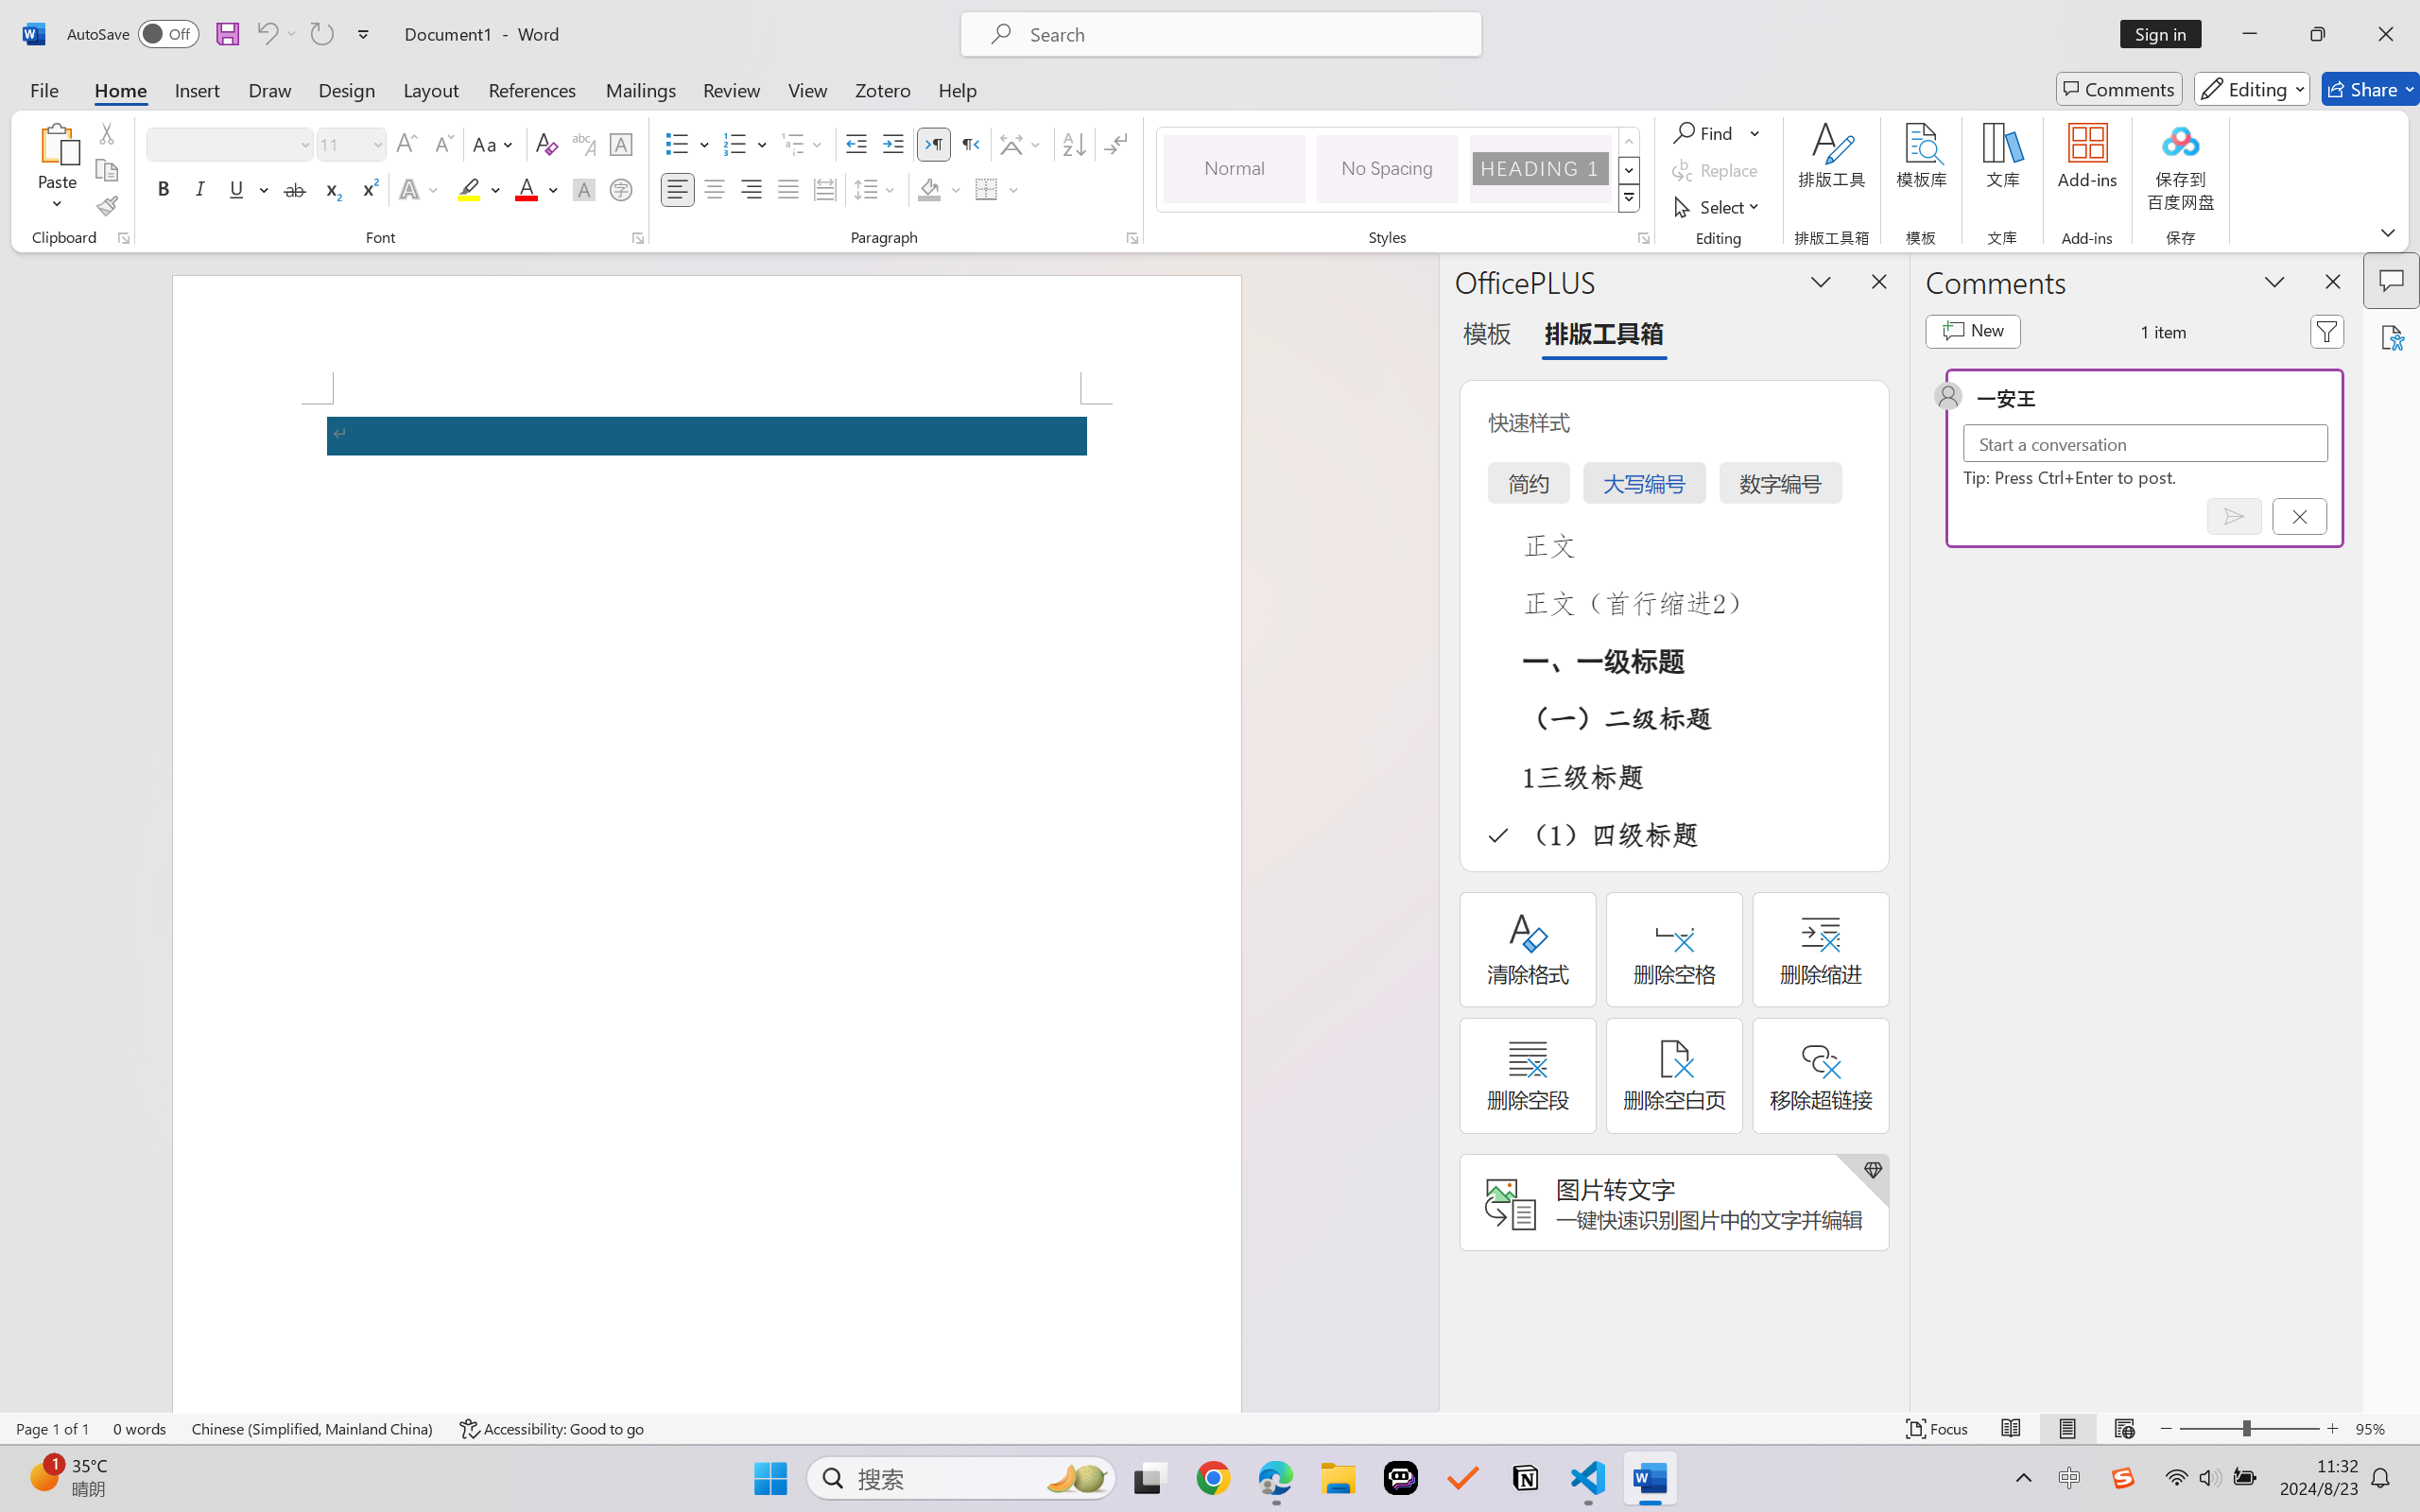 This screenshot has width=2420, height=1512. What do you see at coordinates (265, 33) in the screenshot?
I see `'Undo Apply Quick Style Set'` at bounding box center [265, 33].